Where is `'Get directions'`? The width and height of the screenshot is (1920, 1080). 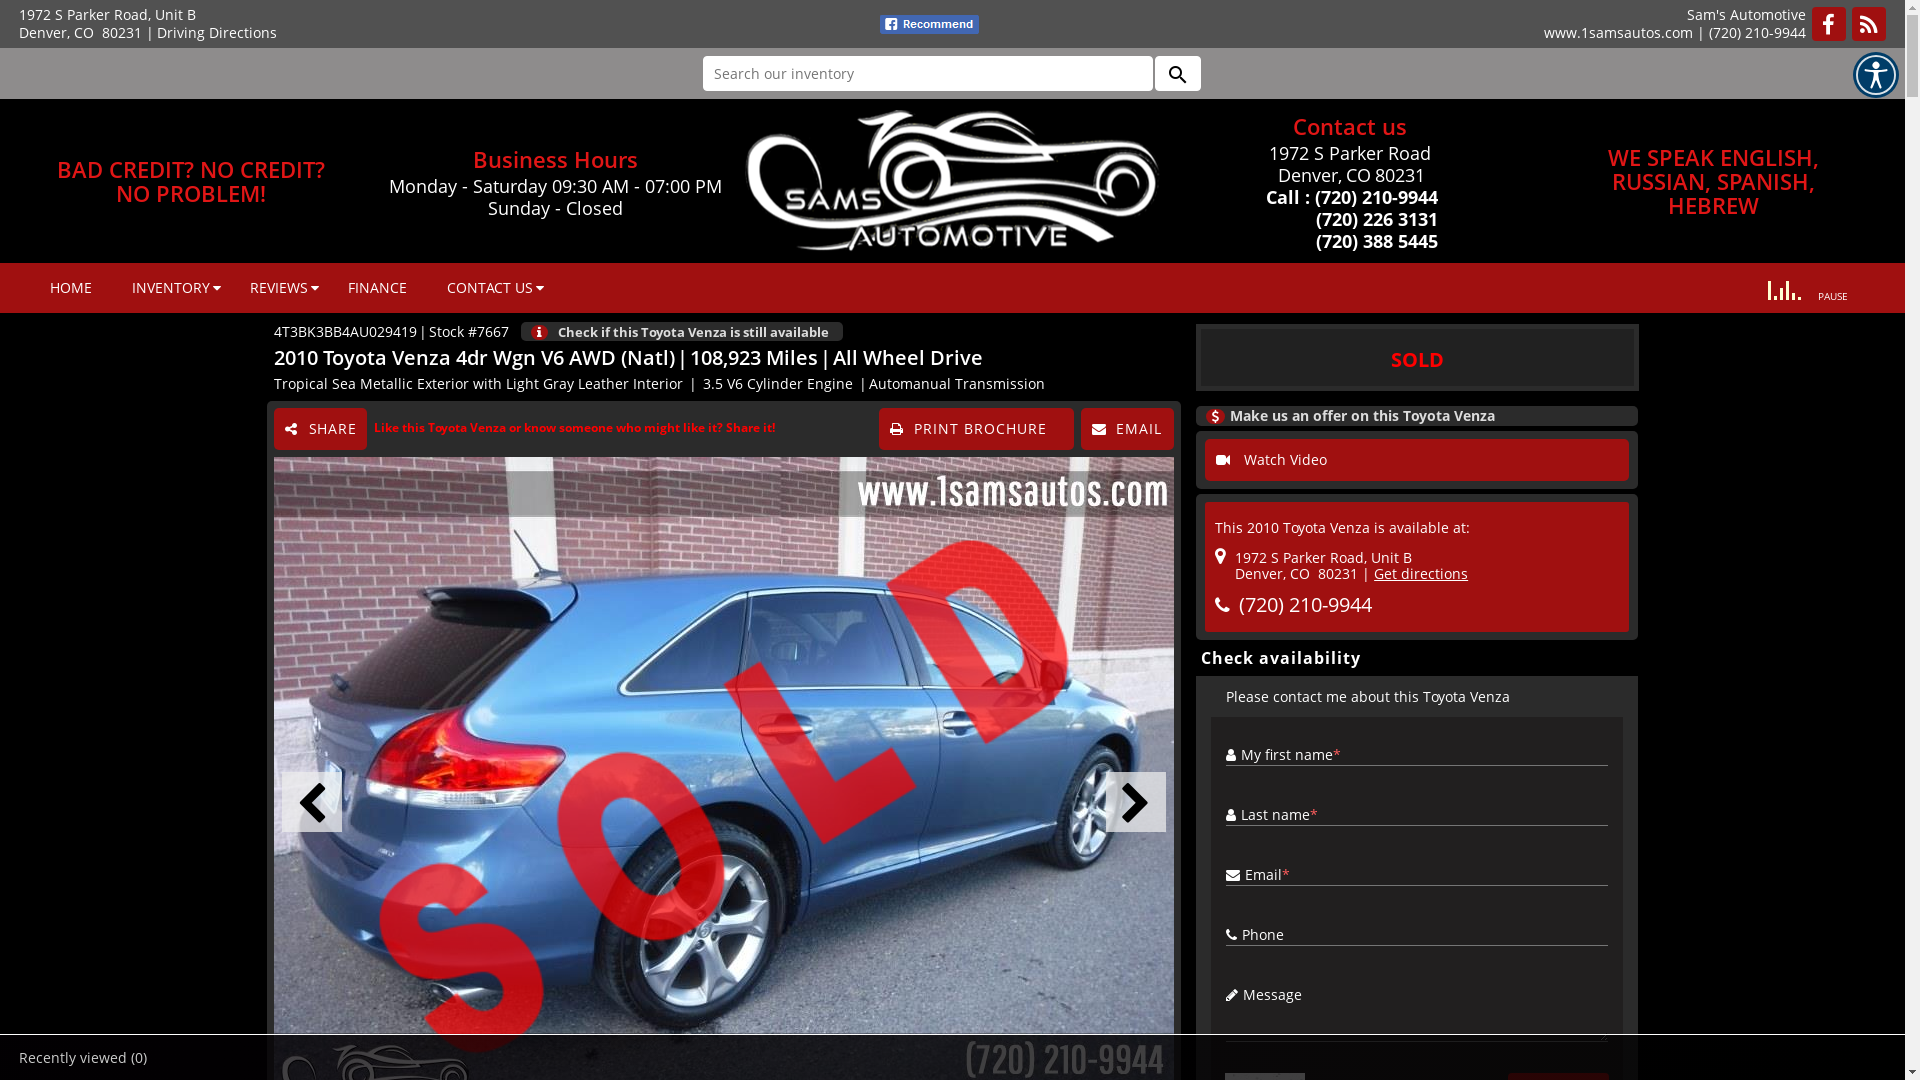
'Get directions' is located at coordinates (1372, 573).